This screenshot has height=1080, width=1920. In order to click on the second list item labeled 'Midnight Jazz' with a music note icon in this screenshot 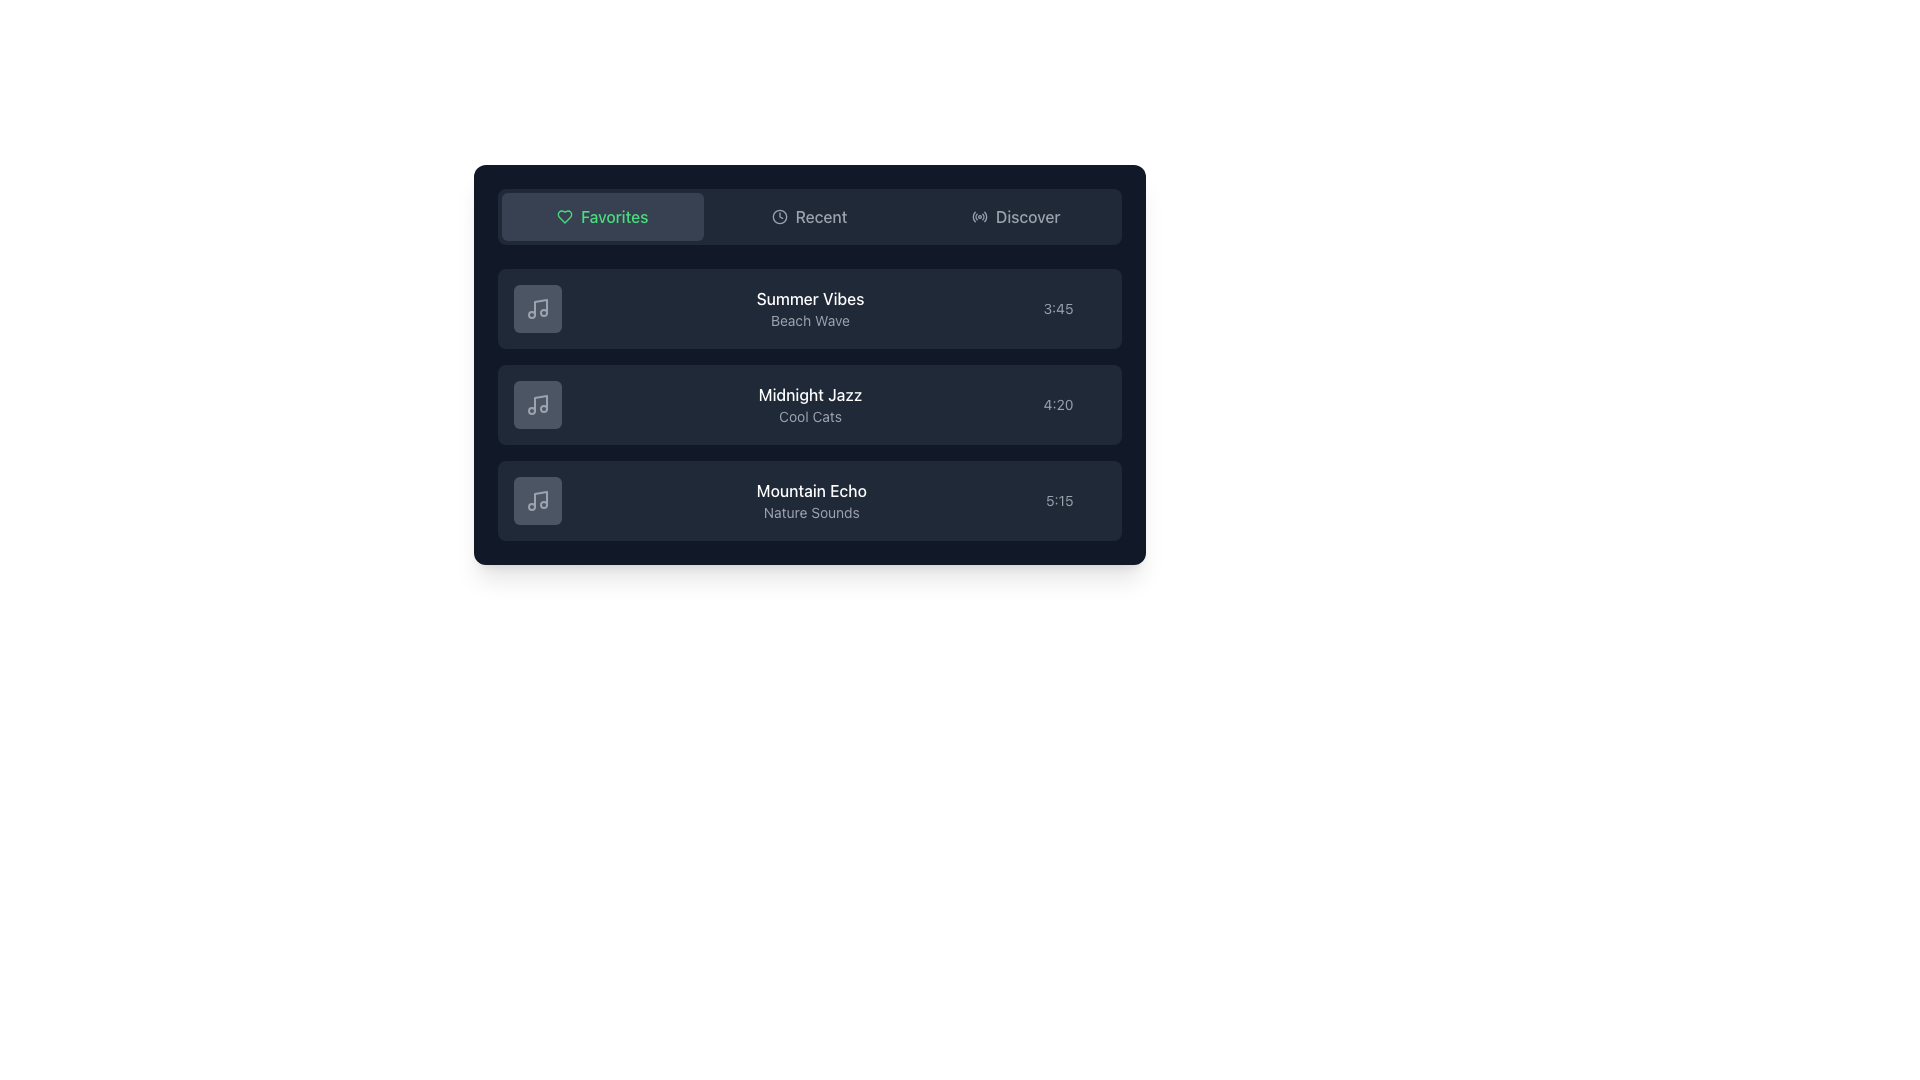, I will do `click(809, 405)`.